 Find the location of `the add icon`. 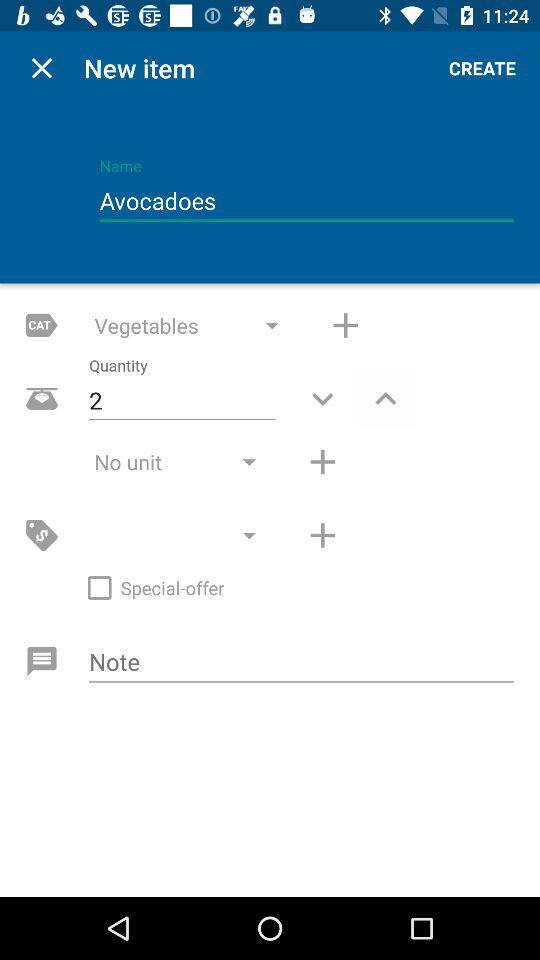

the add icon is located at coordinates (322, 462).